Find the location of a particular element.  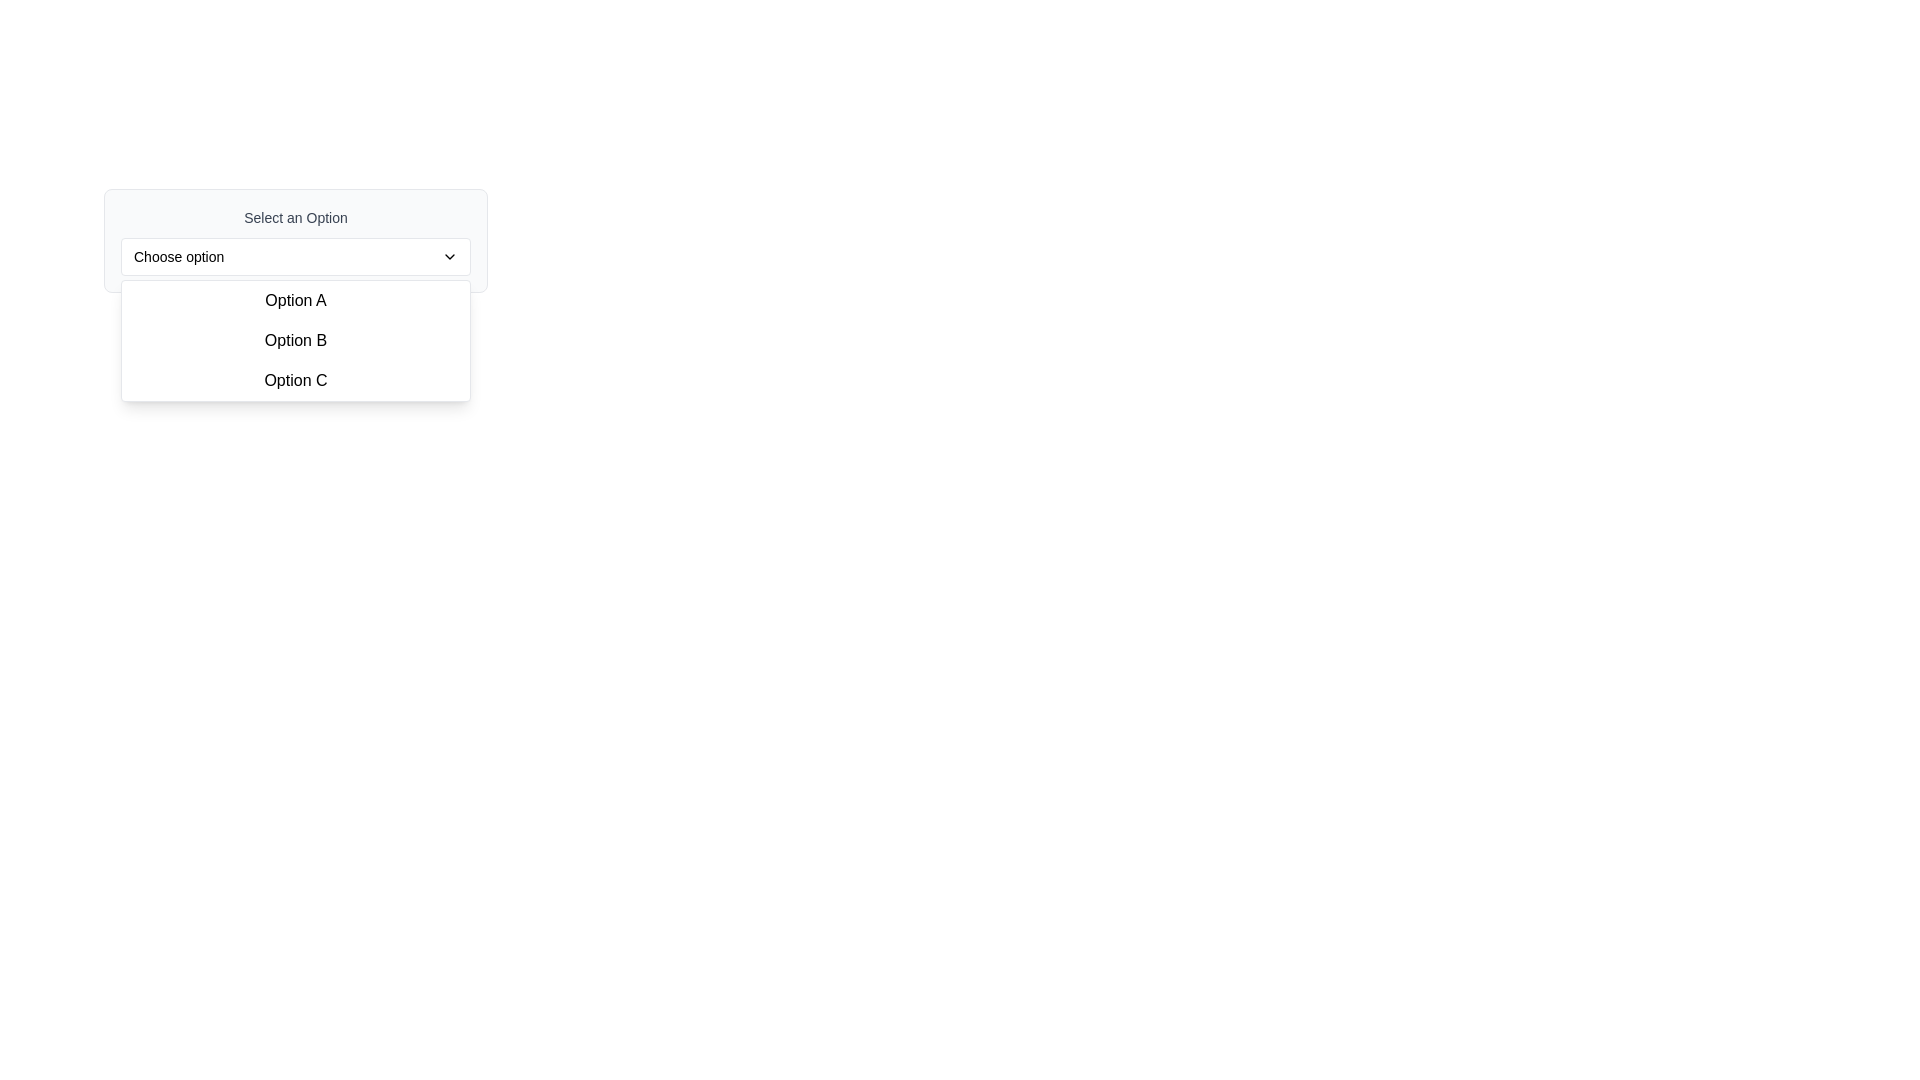

the second option 'Option B' in the dropdown menu is located at coordinates (295, 339).